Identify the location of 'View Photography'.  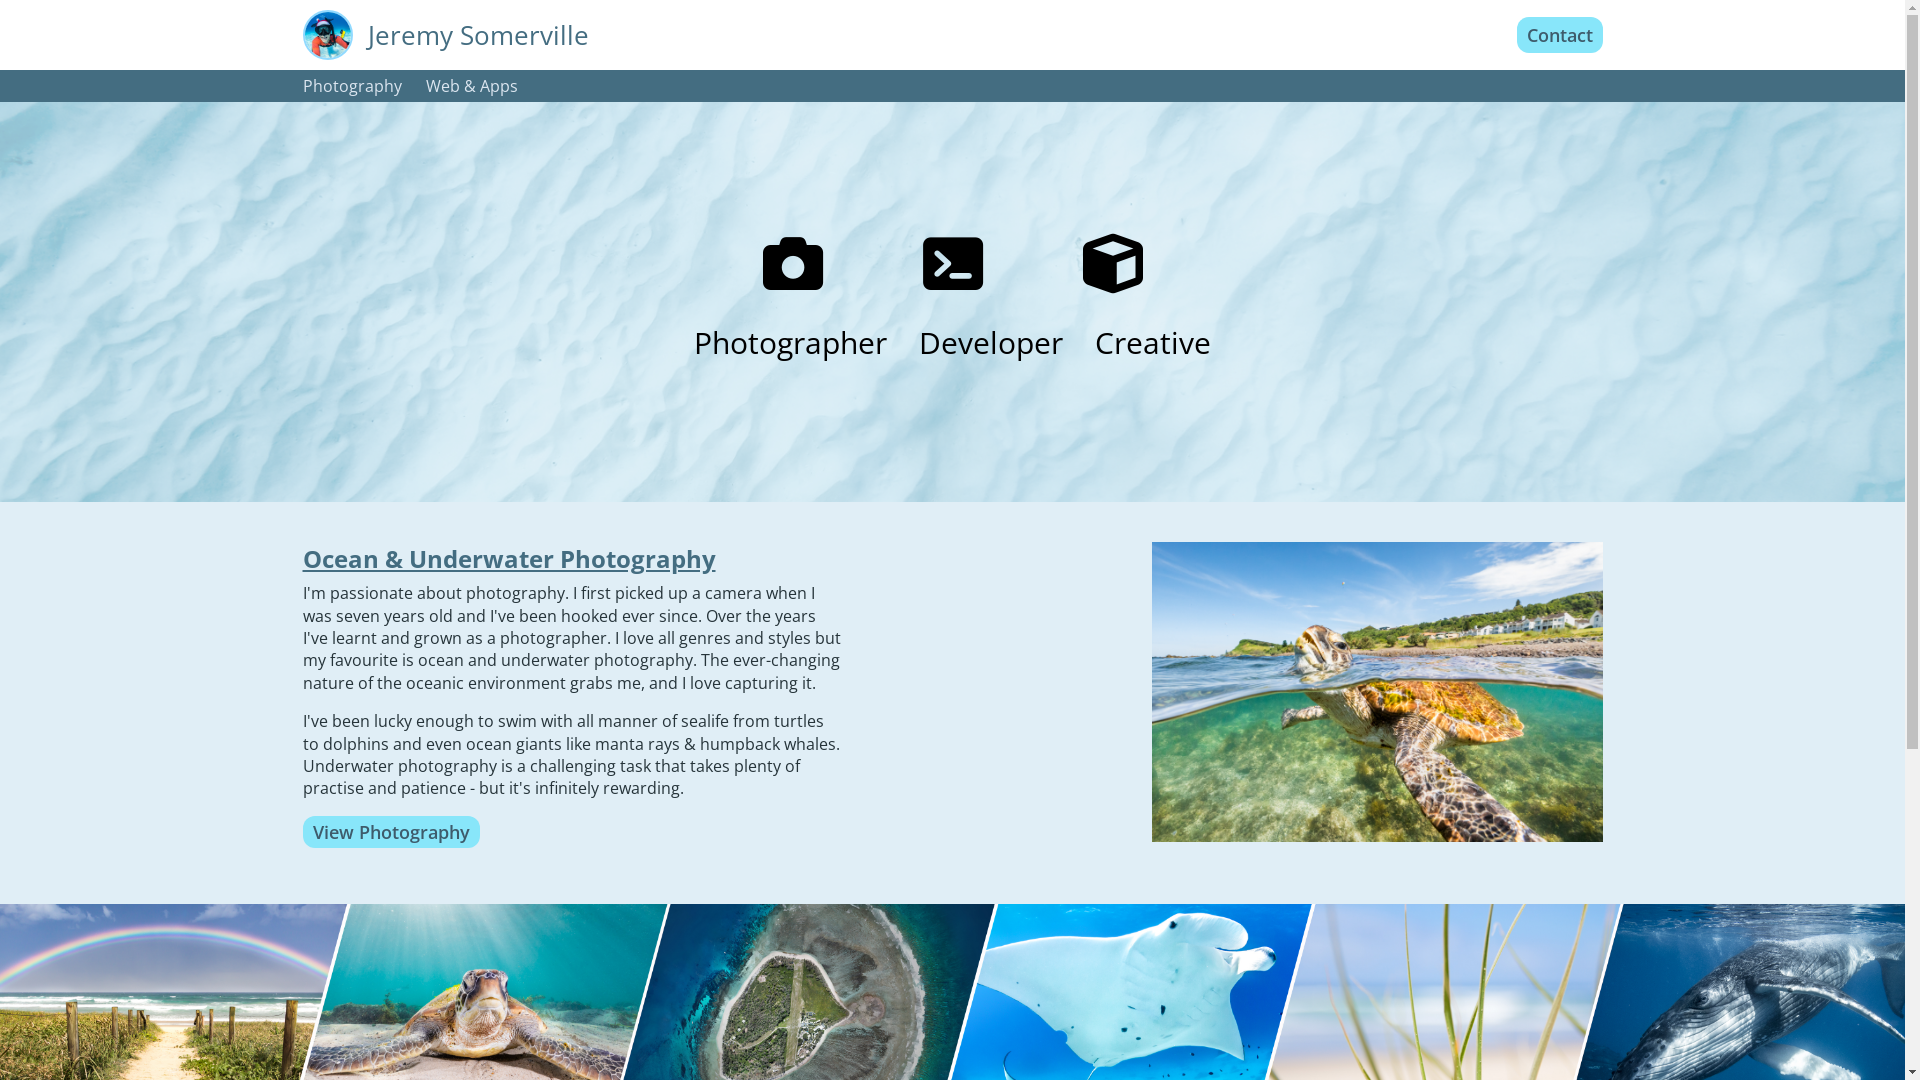
(390, 832).